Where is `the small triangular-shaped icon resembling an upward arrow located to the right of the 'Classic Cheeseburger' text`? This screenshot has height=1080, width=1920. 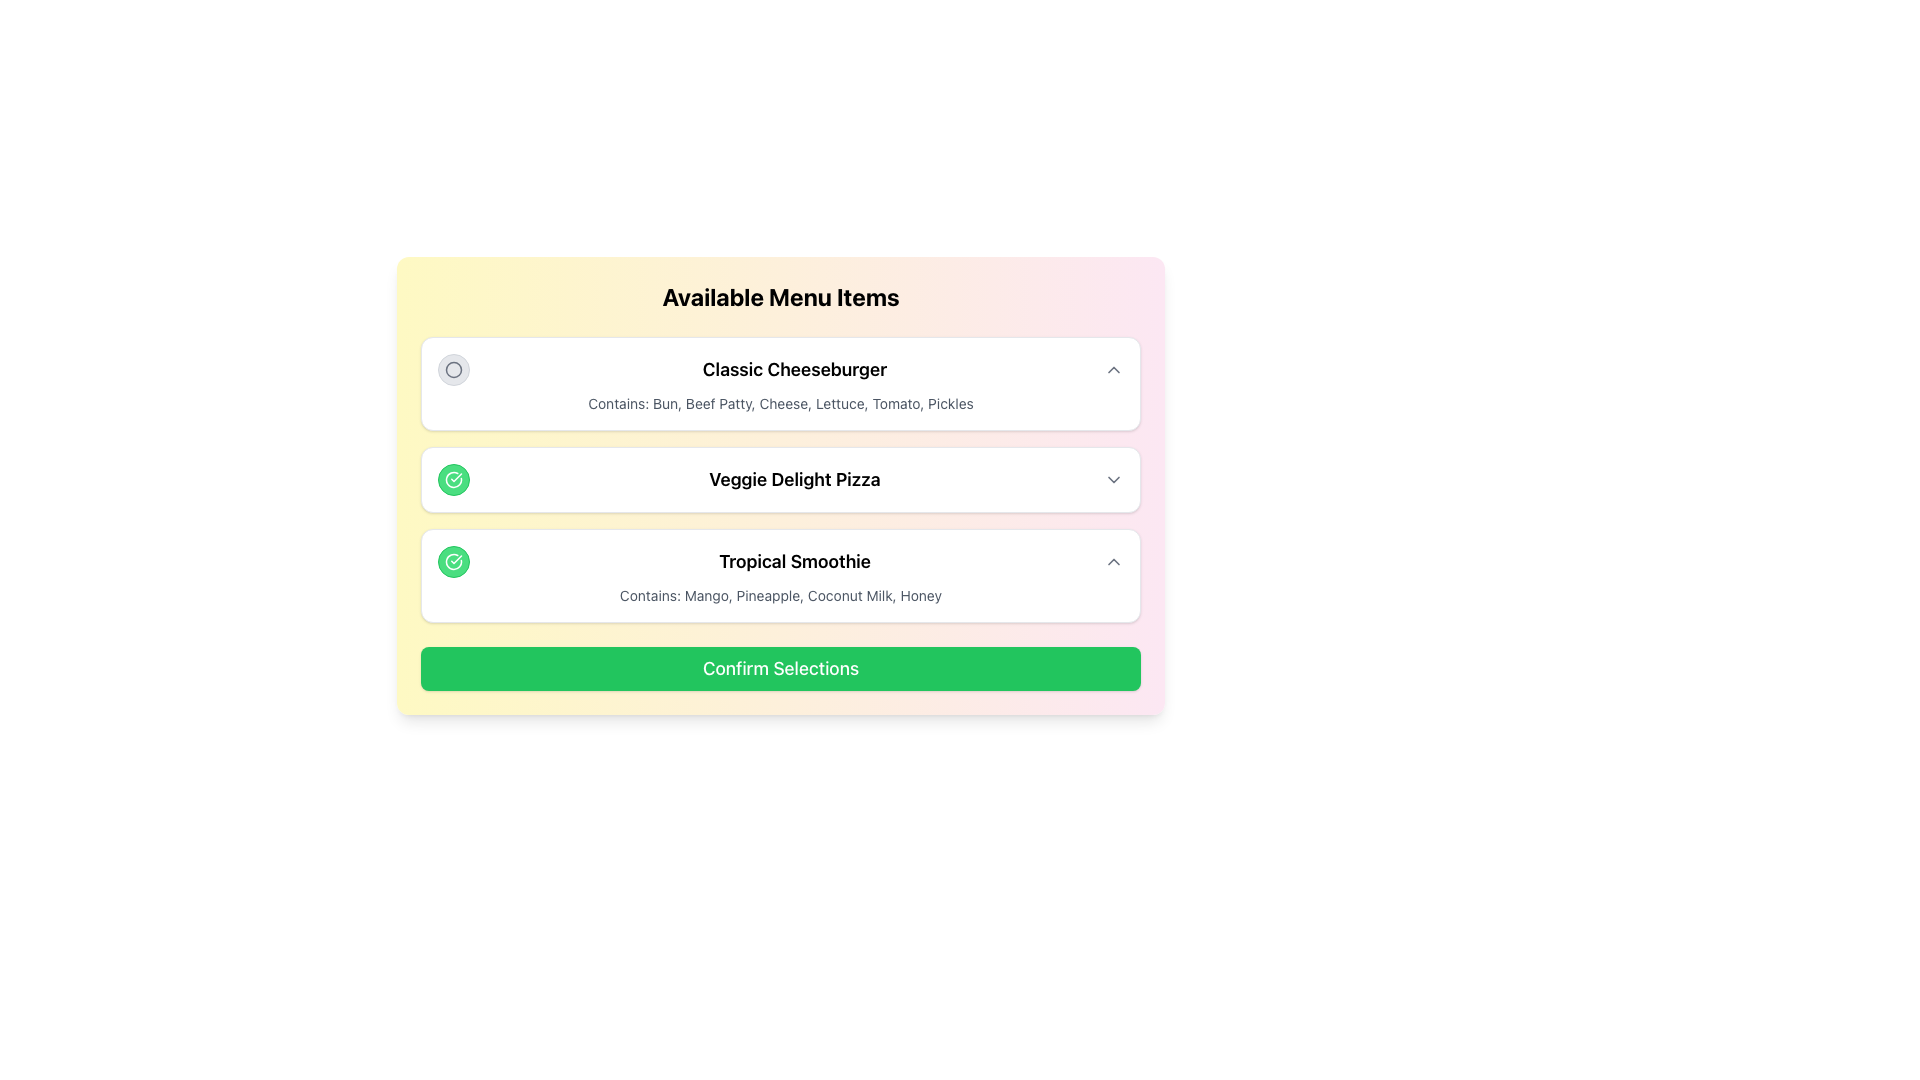 the small triangular-shaped icon resembling an upward arrow located to the right of the 'Classic Cheeseburger' text is located at coordinates (1112, 370).